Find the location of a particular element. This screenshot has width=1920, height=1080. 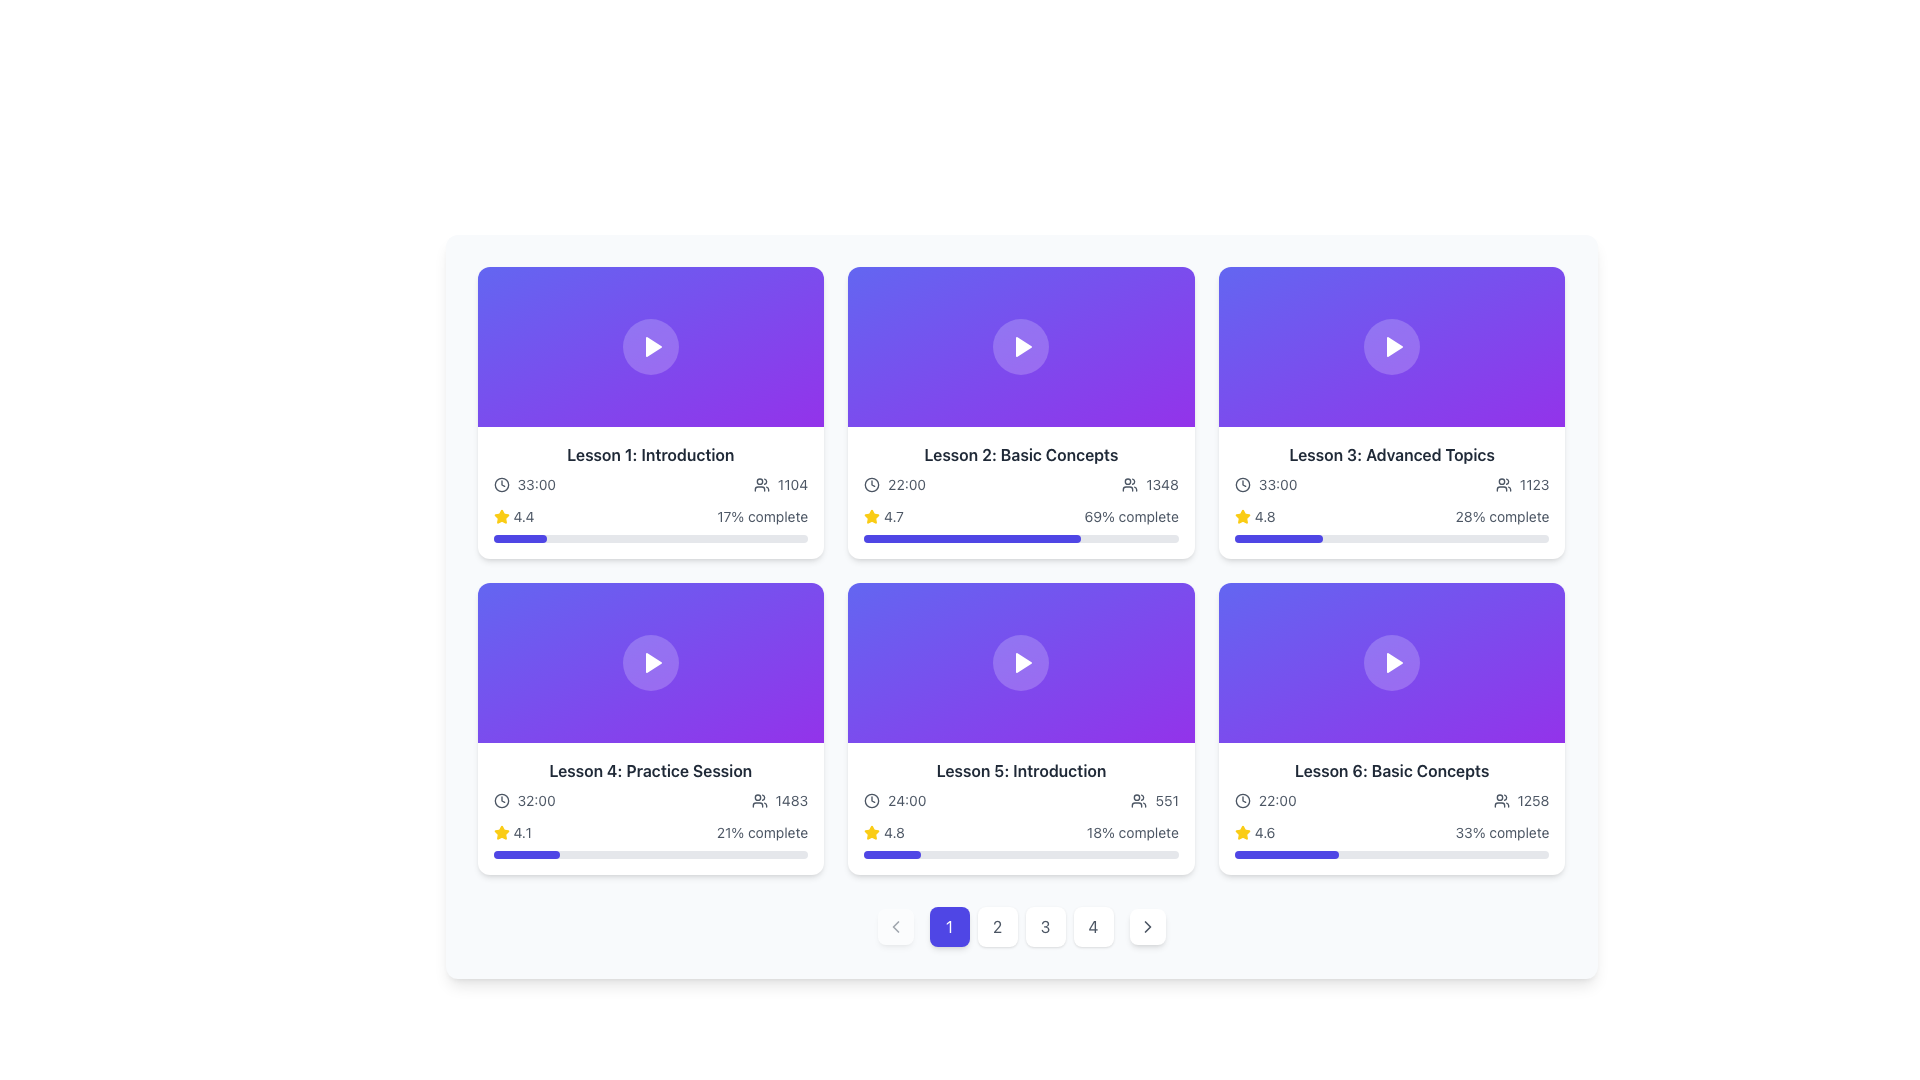

the play button of the 'Lesson 3: Advanced Topics' video thumbnail located in the top-right corner of the grid layout is located at coordinates (1391, 346).